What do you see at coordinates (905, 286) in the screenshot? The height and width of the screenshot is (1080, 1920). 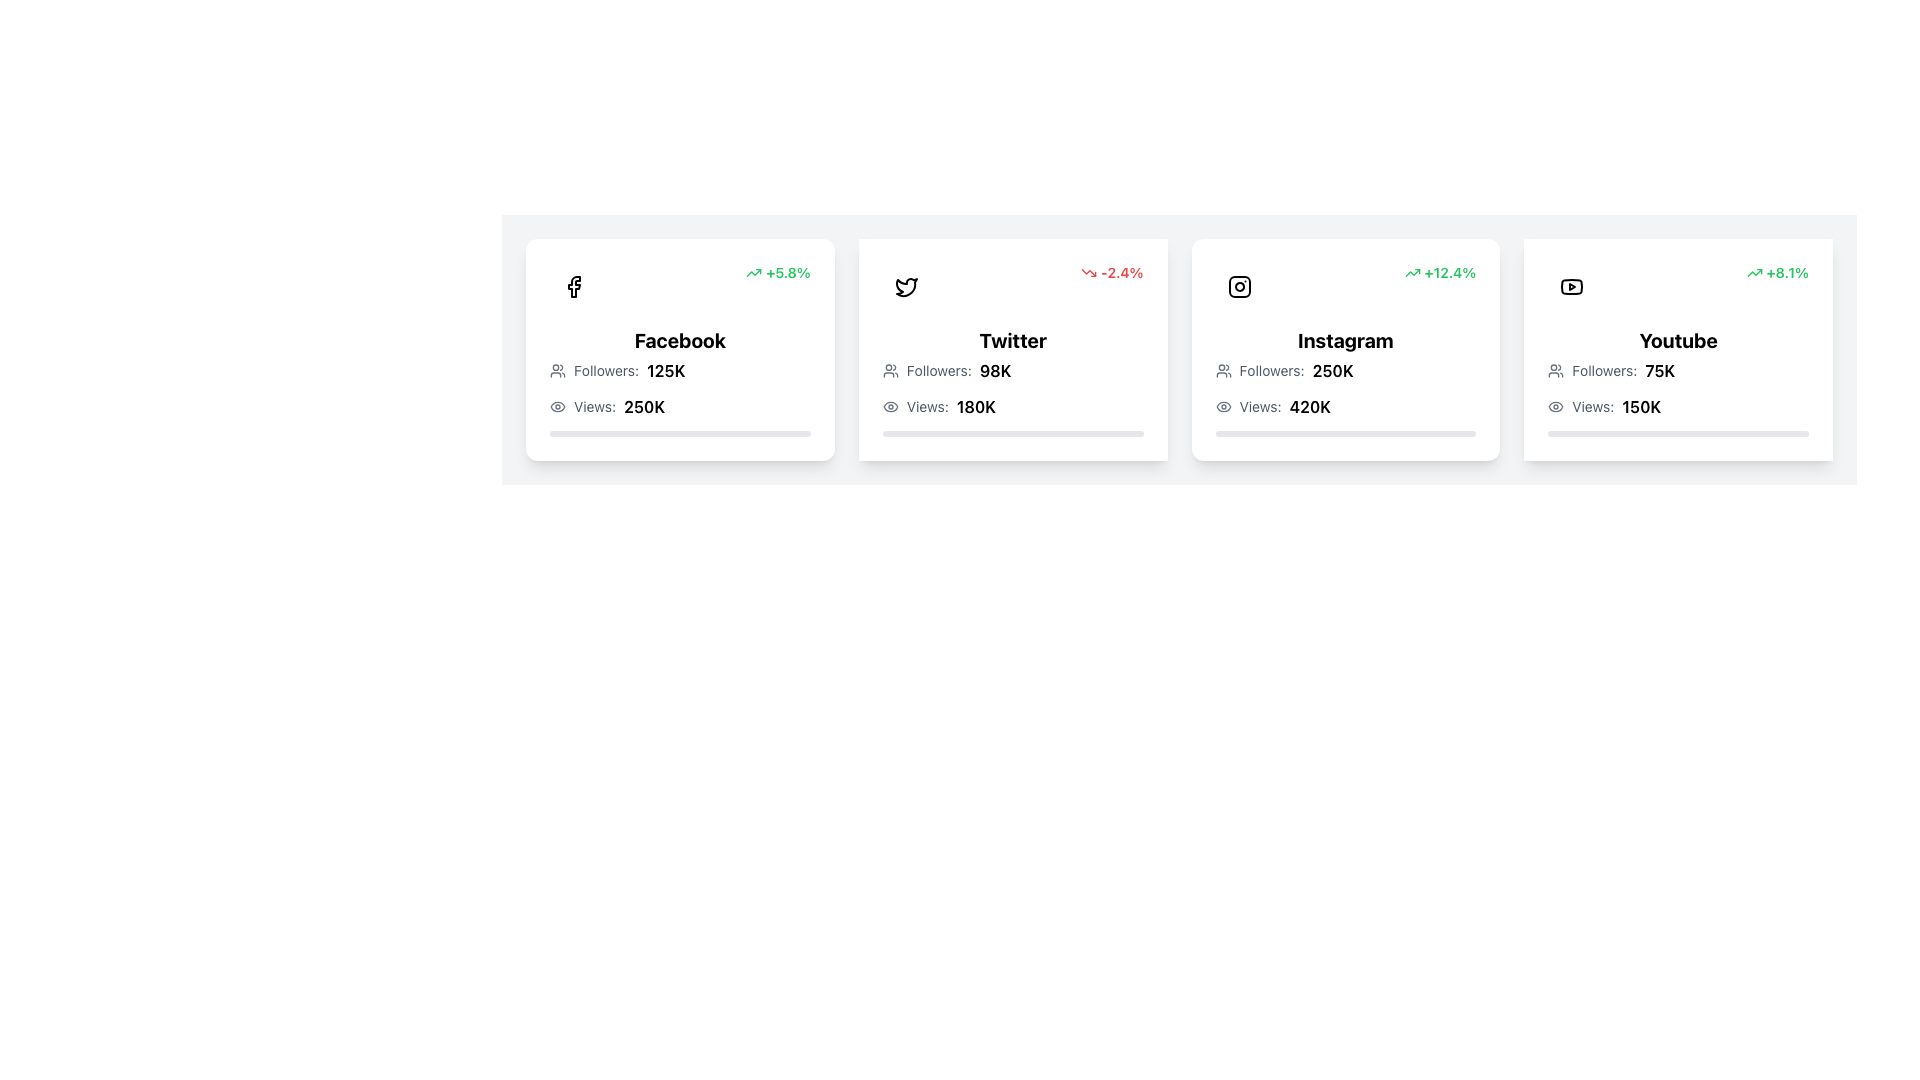 I see `the Twitter icon located at the top-left corner of the Twitter card, which serves as a visual branding element for the platform` at bounding box center [905, 286].